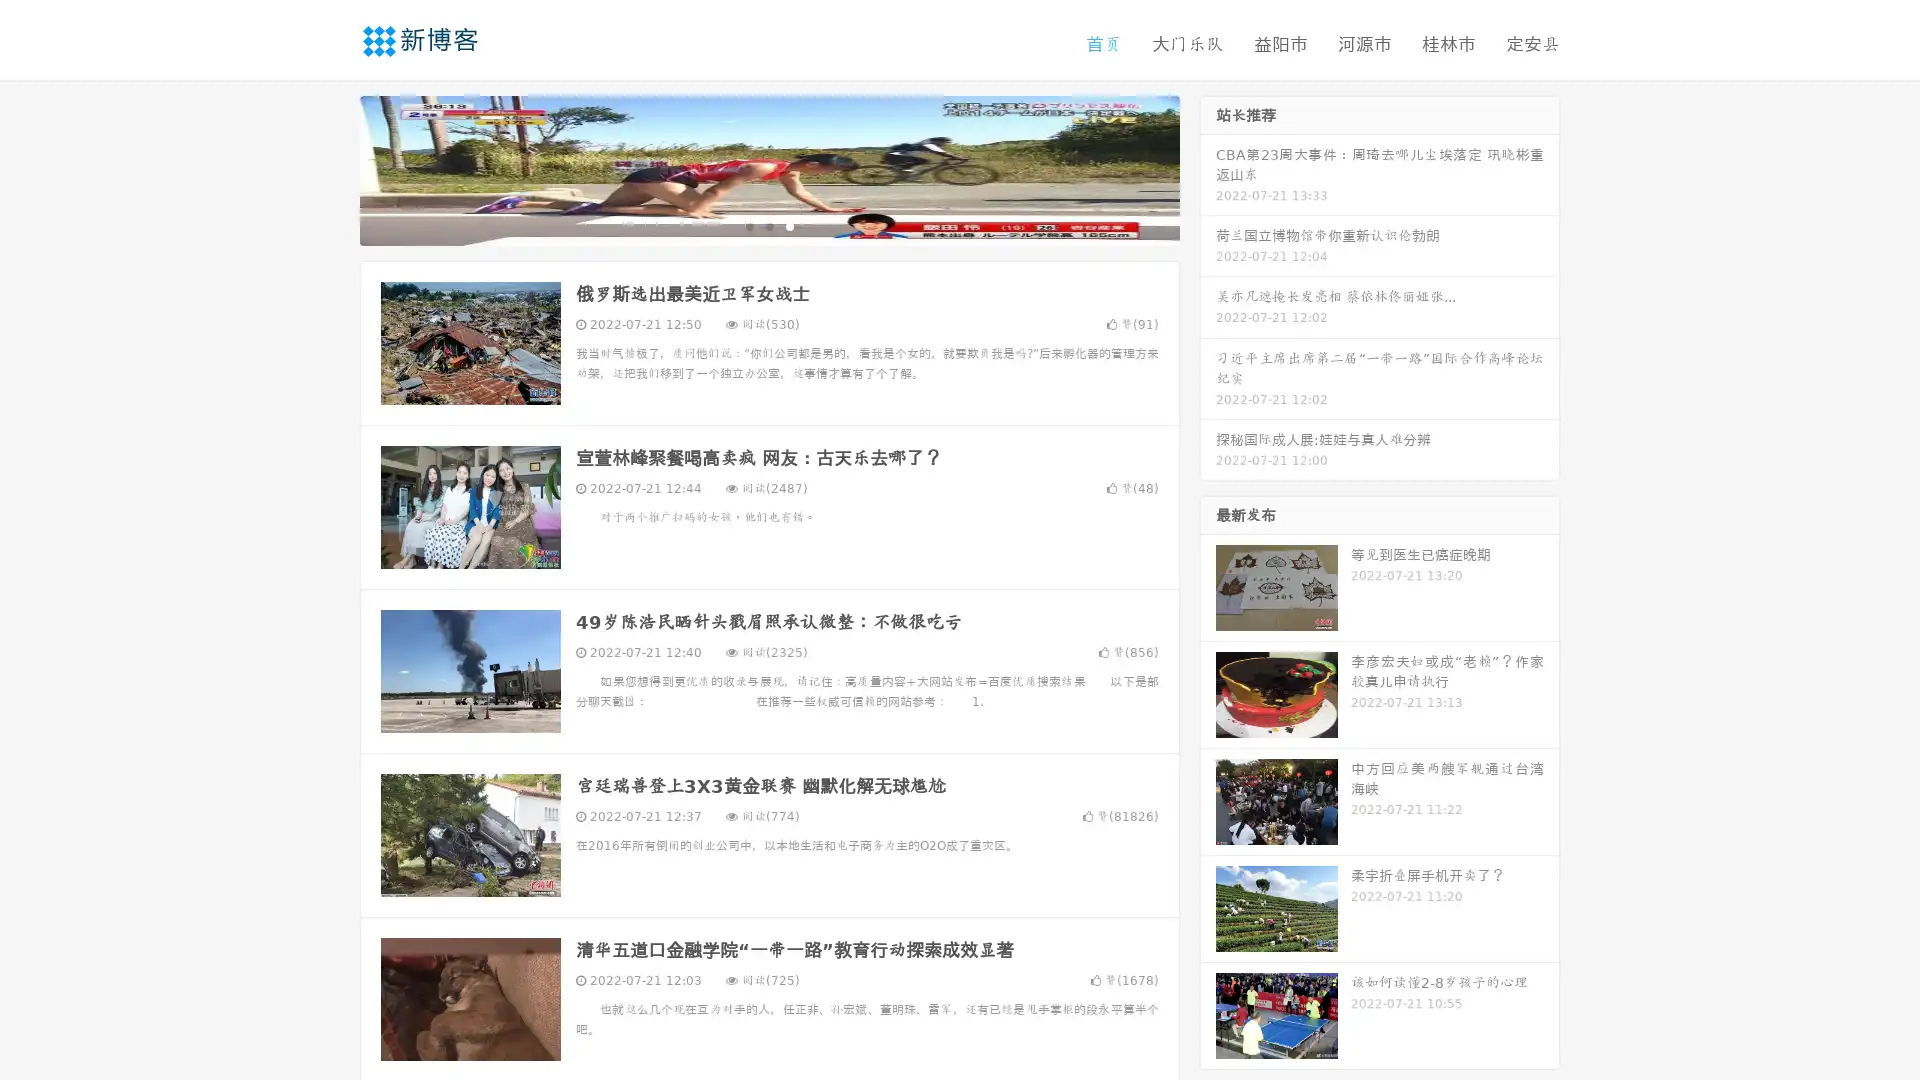  Describe the element at coordinates (768, 225) in the screenshot. I see `Go to slide 2` at that location.